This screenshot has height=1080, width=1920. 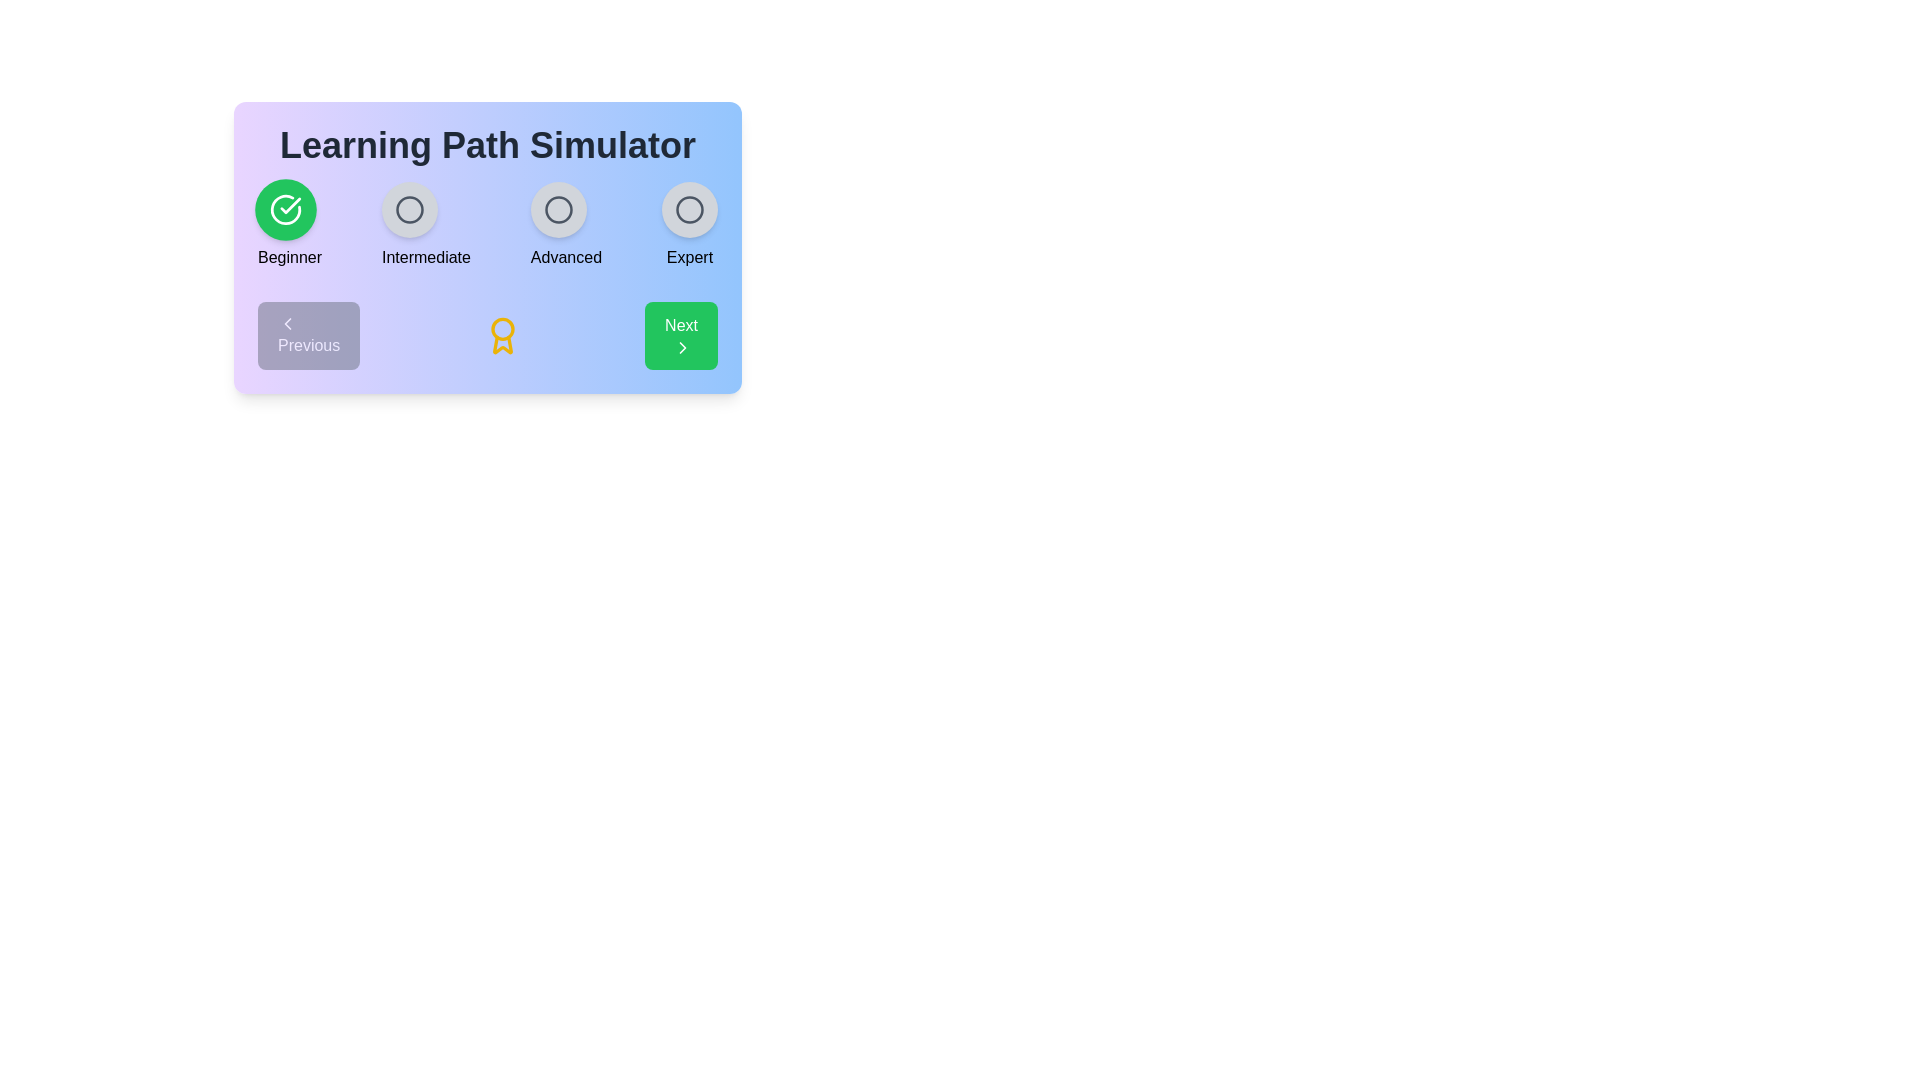 What do you see at coordinates (690, 225) in the screenshot?
I see `the 'Expert' level icon` at bounding box center [690, 225].